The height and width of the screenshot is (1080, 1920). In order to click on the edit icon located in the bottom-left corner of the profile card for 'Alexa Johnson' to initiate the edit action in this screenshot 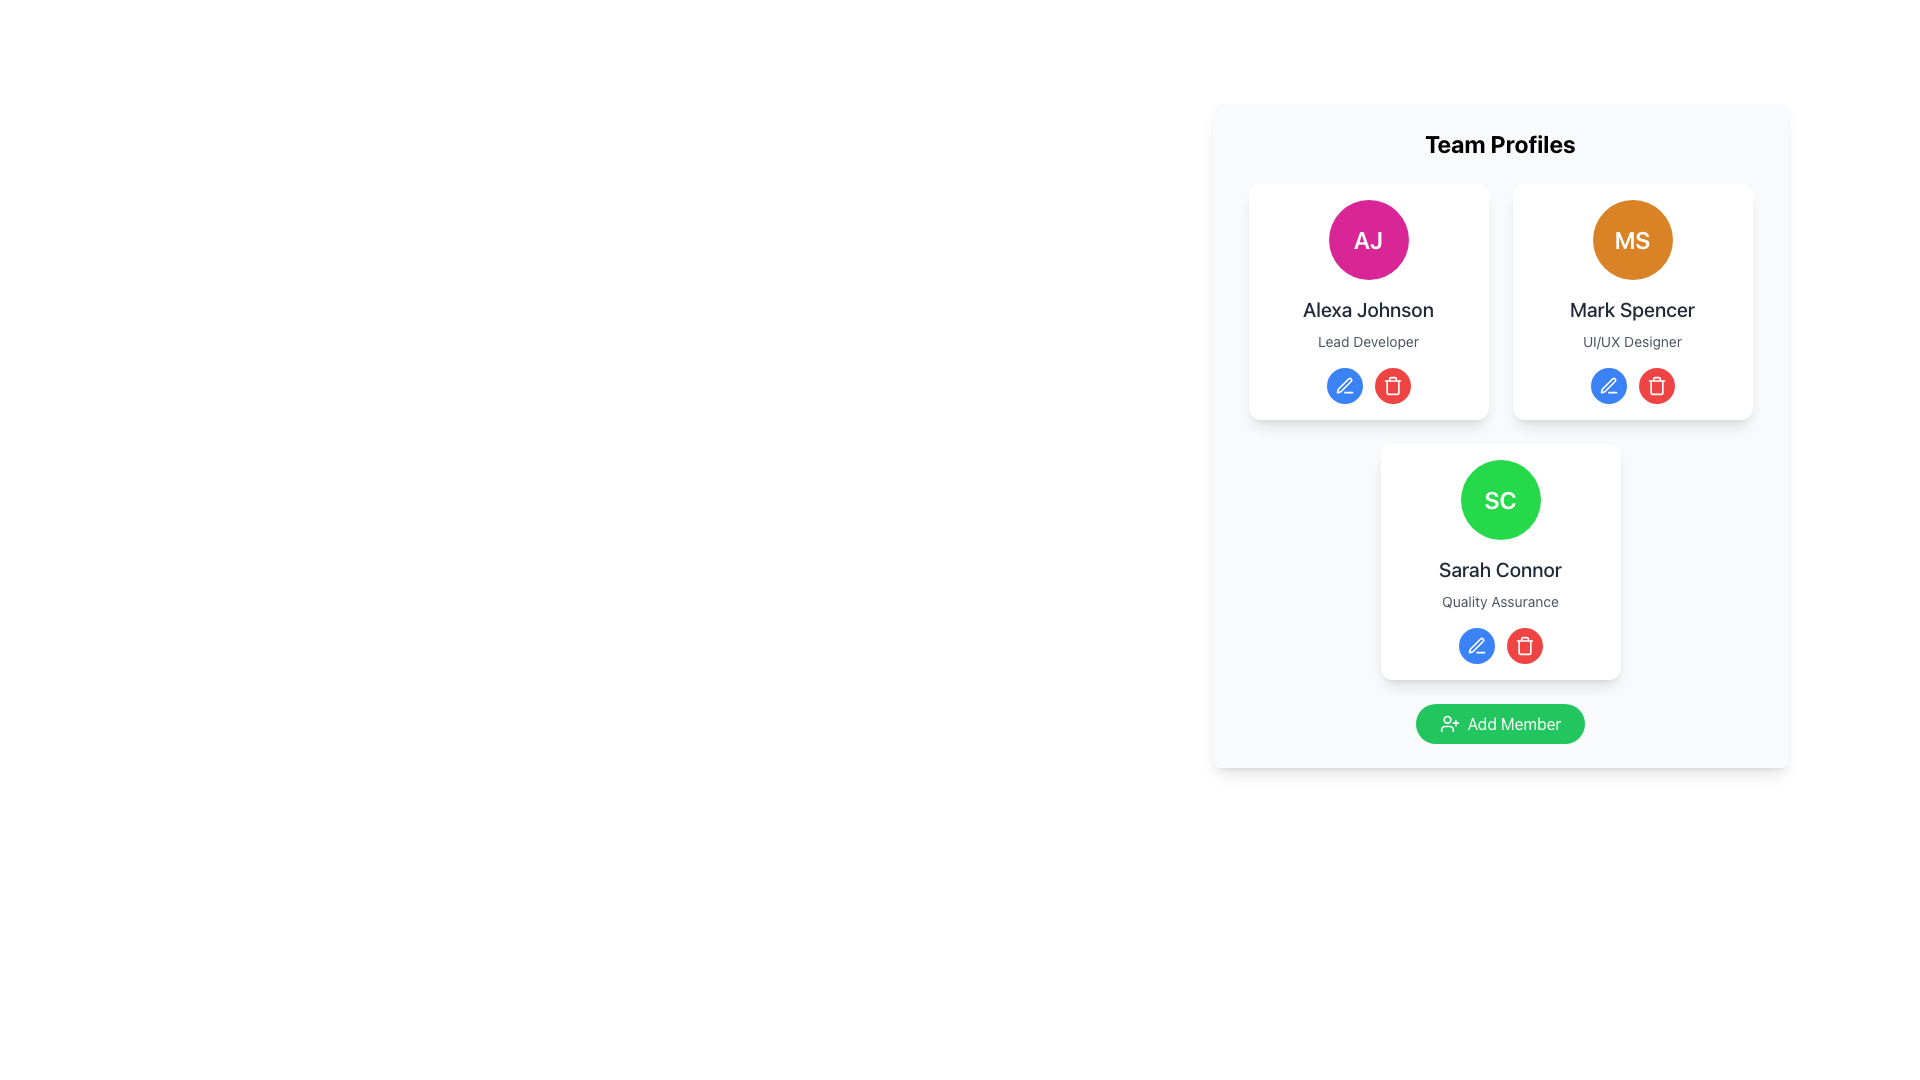, I will do `click(1344, 385)`.